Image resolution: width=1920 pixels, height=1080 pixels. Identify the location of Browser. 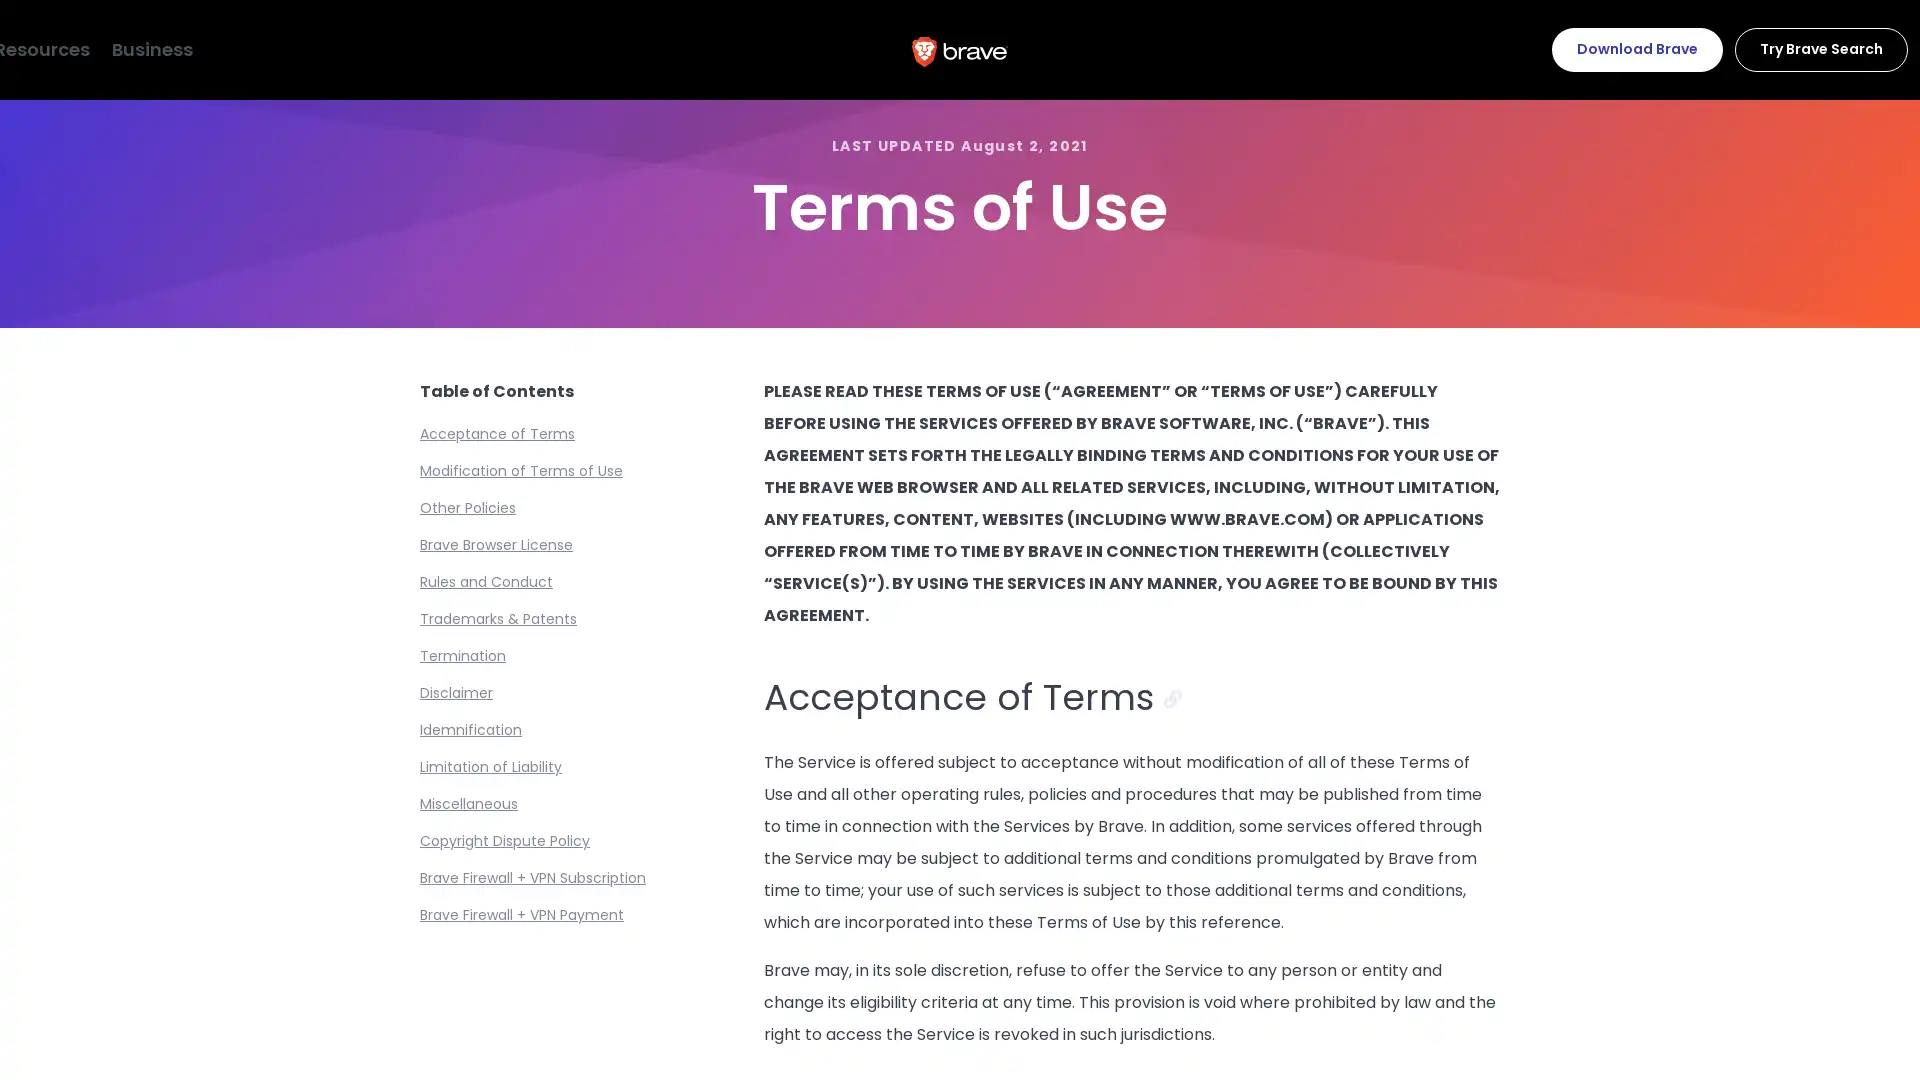
(59, 48).